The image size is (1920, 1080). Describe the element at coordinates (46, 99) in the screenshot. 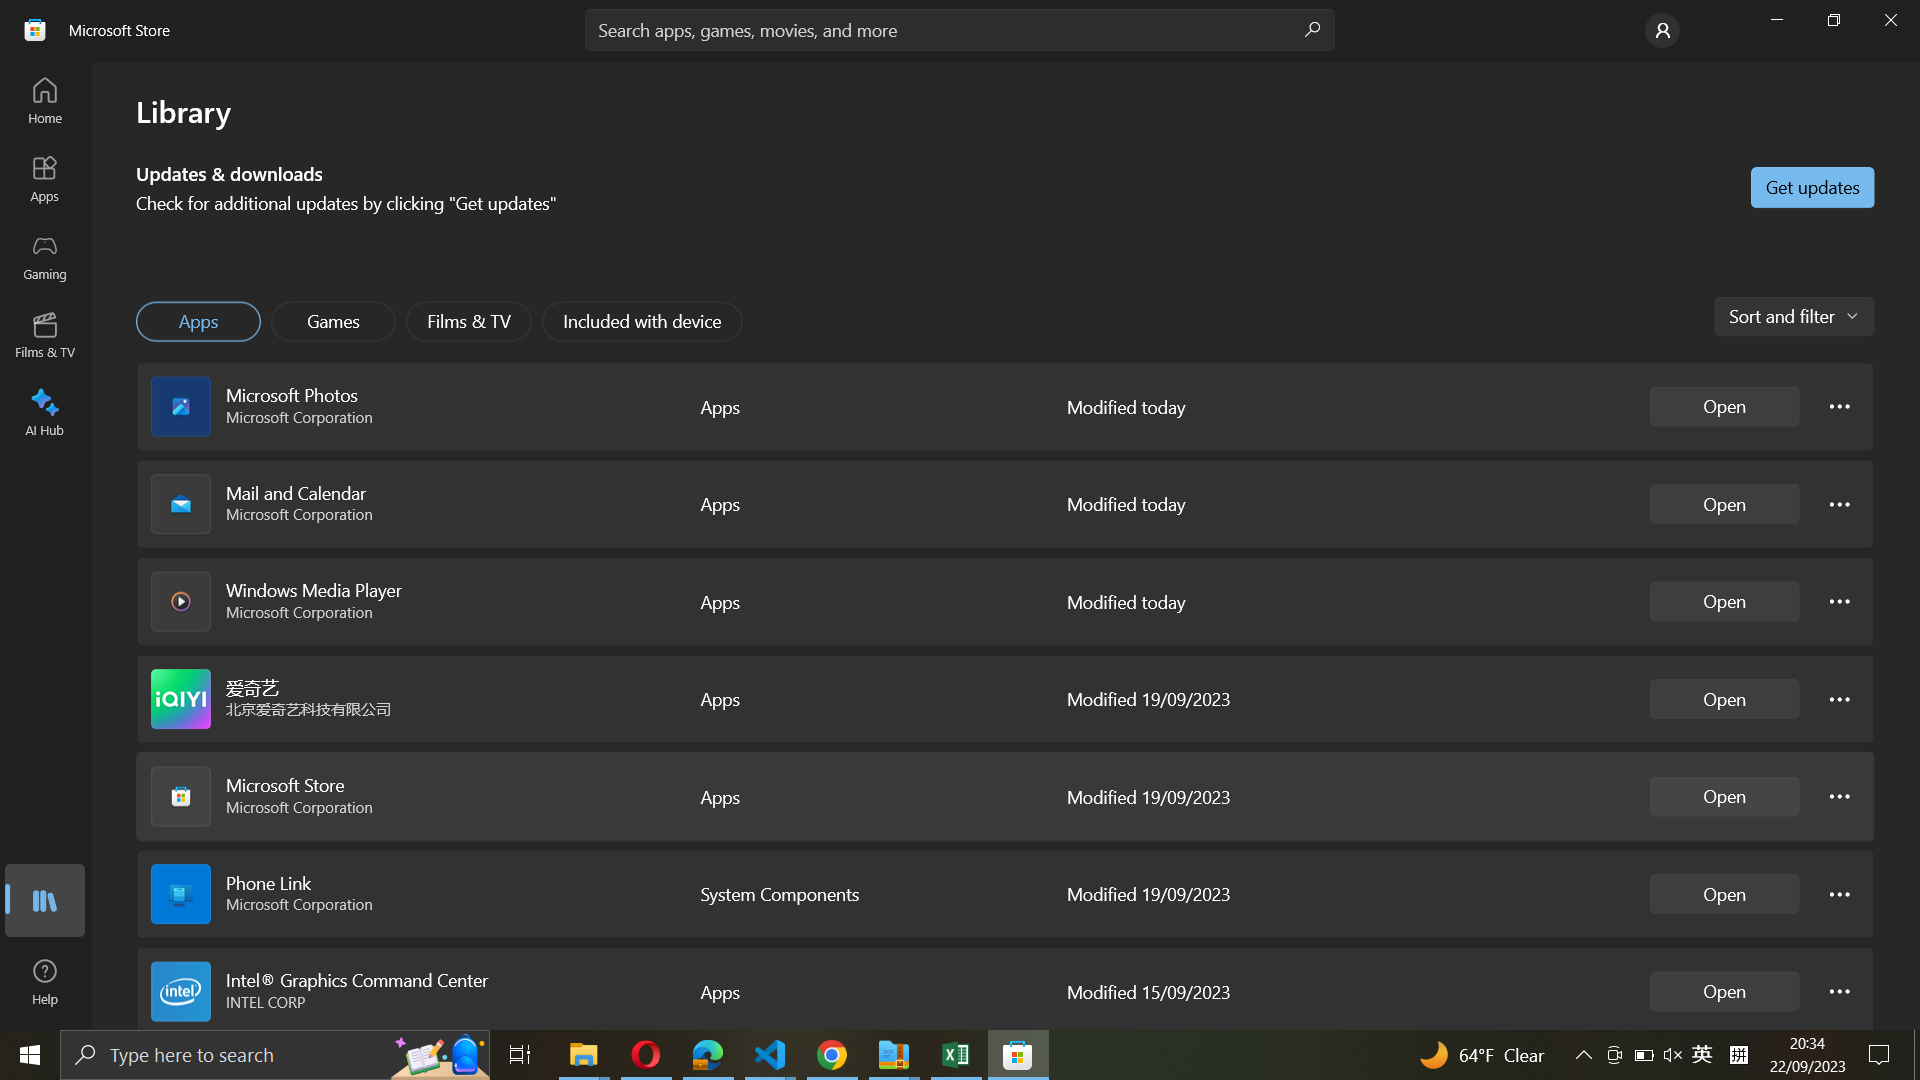

I see `Transition to Home Dashboard` at that location.